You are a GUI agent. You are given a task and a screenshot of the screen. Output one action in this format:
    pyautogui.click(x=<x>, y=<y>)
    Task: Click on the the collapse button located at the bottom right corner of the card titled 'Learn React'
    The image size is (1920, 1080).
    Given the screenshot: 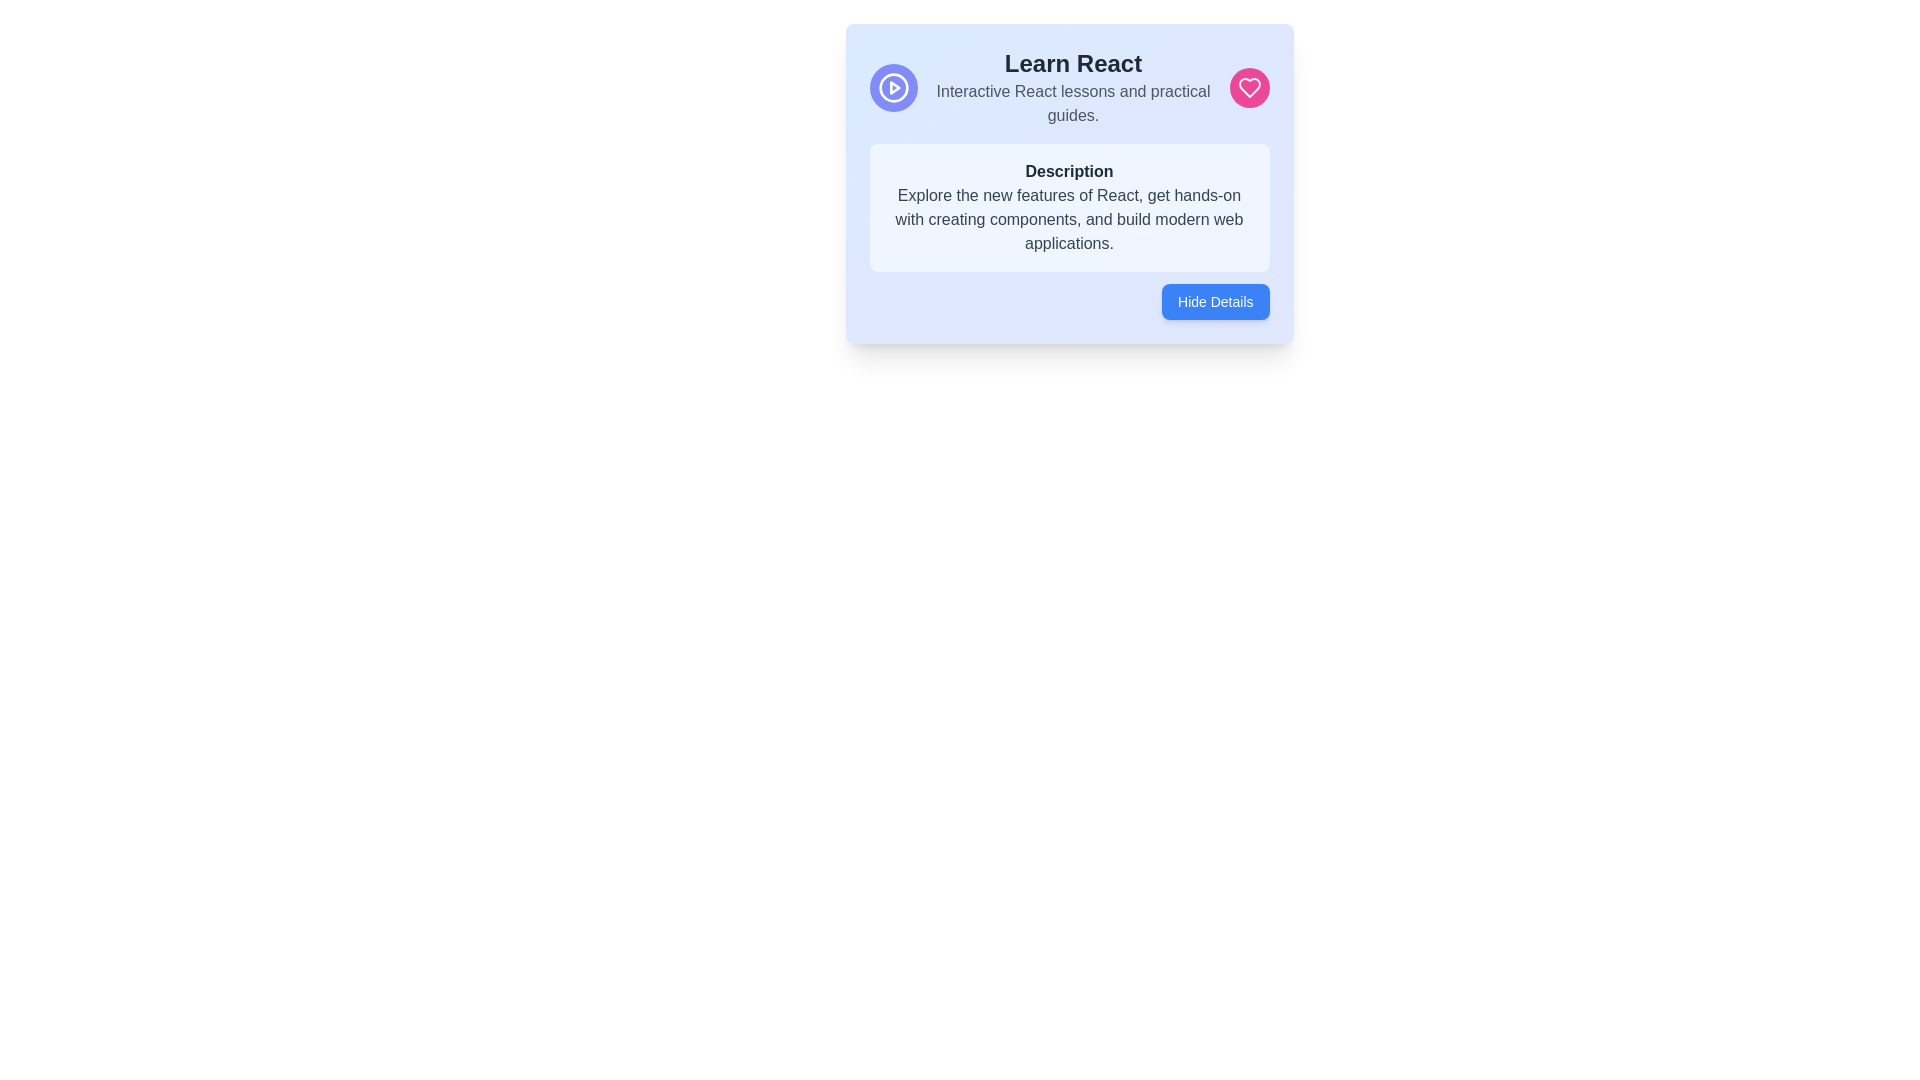 What is the action you would take?
    pyautogui.click(x=1214, y=301)
    